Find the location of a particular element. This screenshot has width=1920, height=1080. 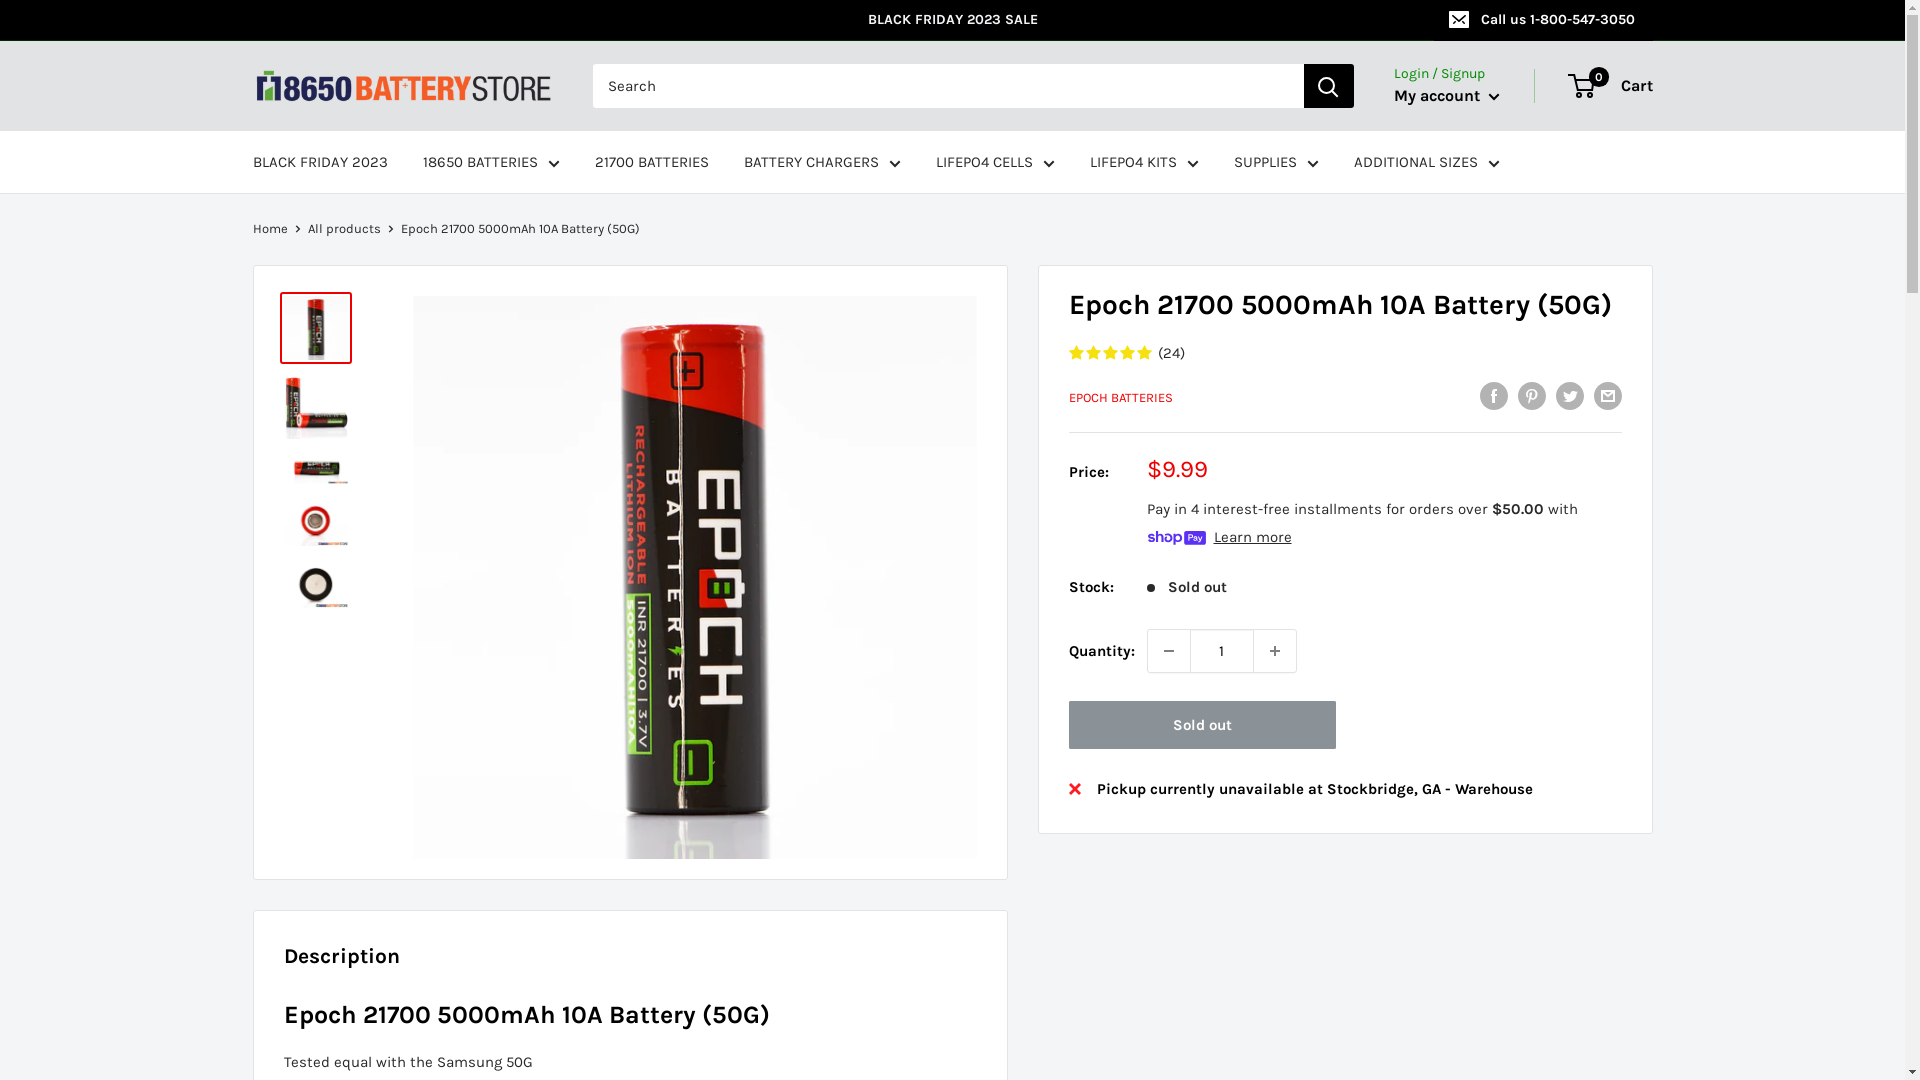

'BLACK FRIDAY 2023' is located at coordinates (318, 161).